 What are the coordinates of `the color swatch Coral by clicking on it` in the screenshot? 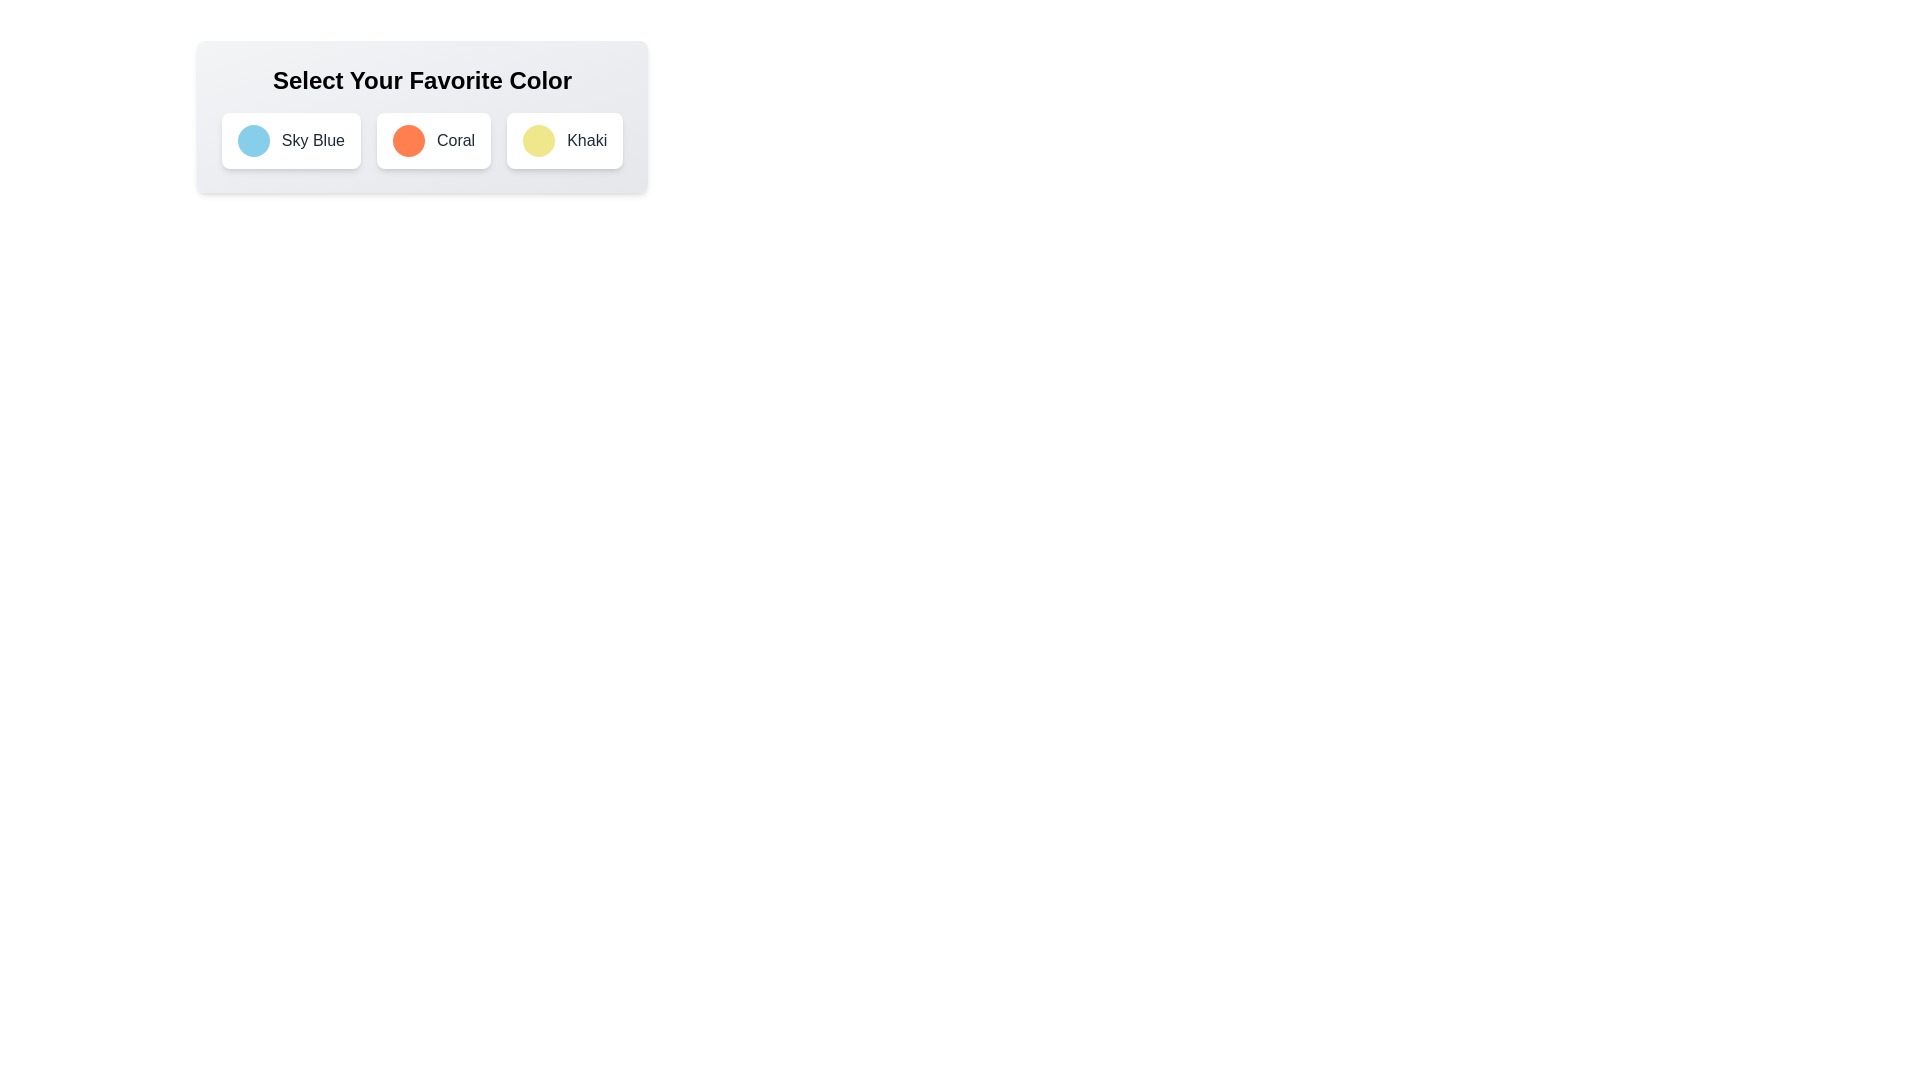 It's located at (407, 140).